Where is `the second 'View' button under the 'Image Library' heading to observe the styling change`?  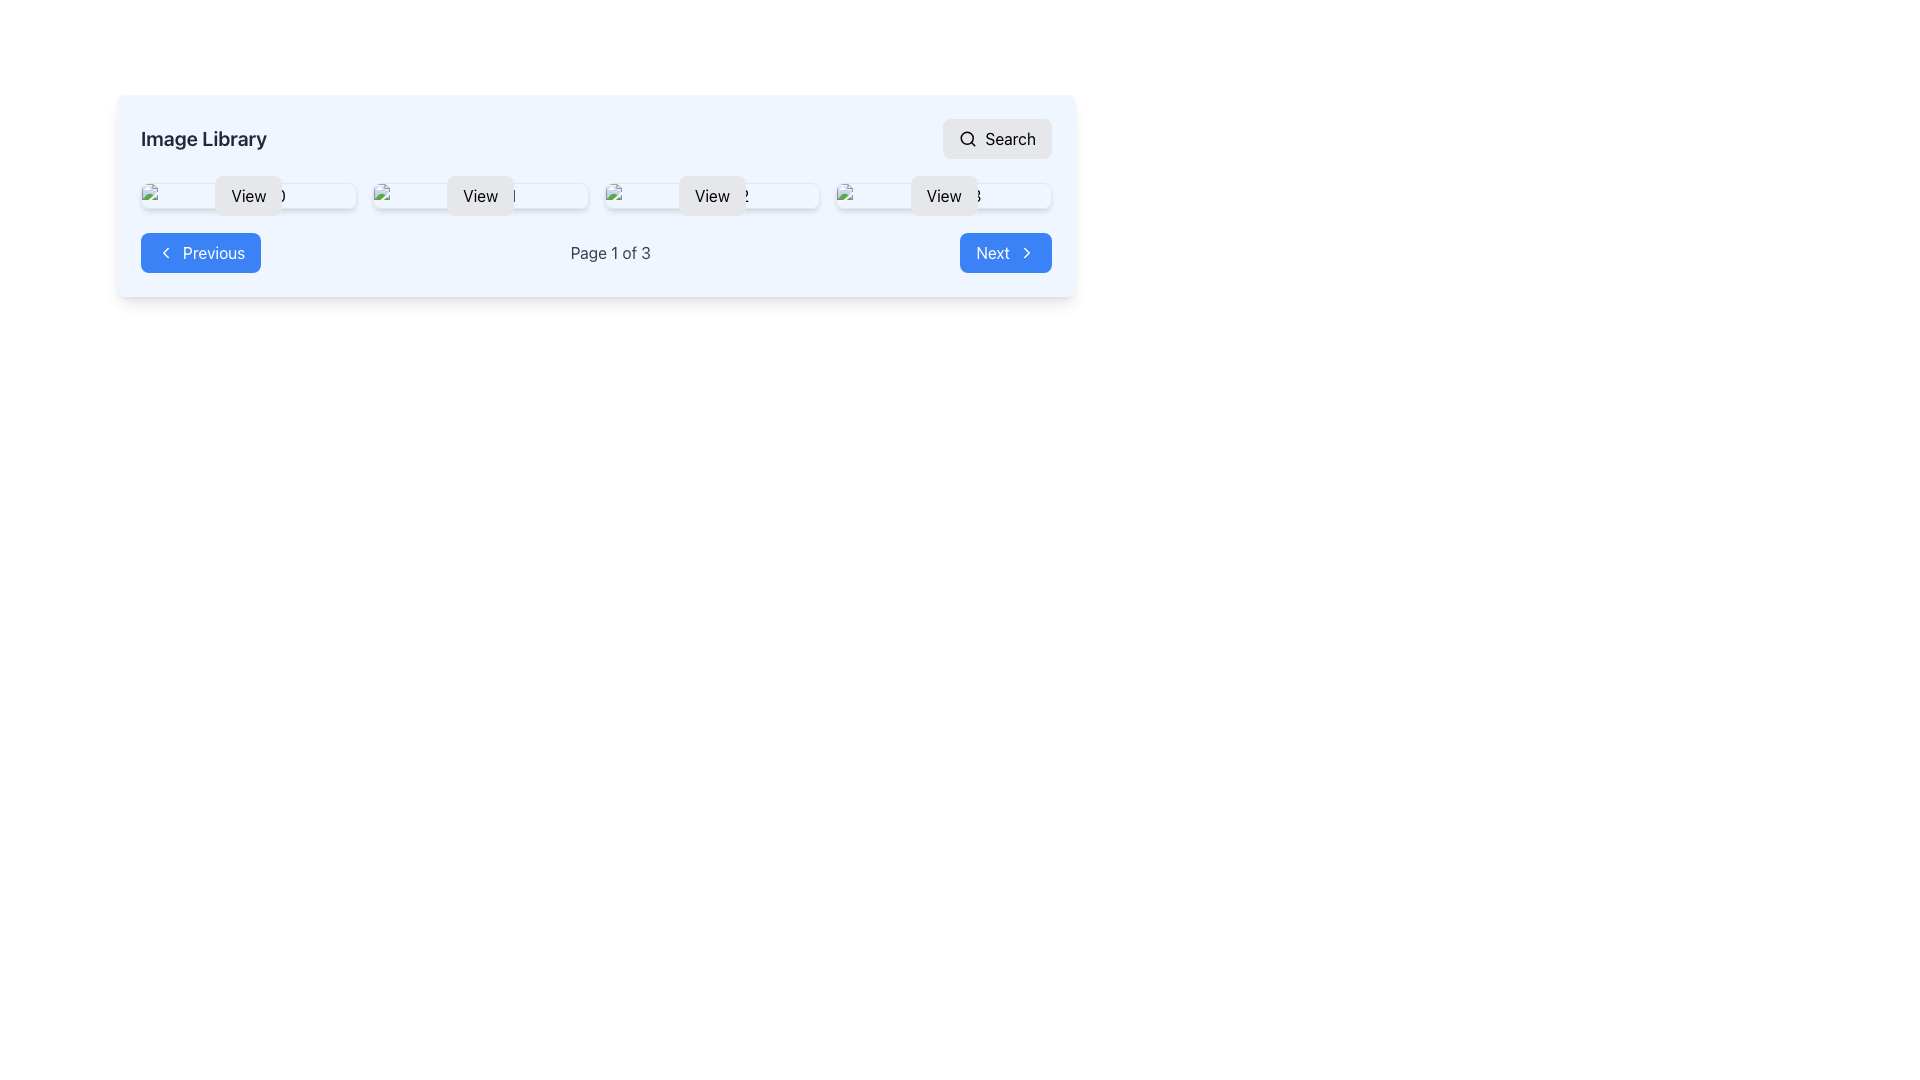
the second 'View' button under the 'Image Library' heading to observe the styling change is located at coordinates (480, 196).